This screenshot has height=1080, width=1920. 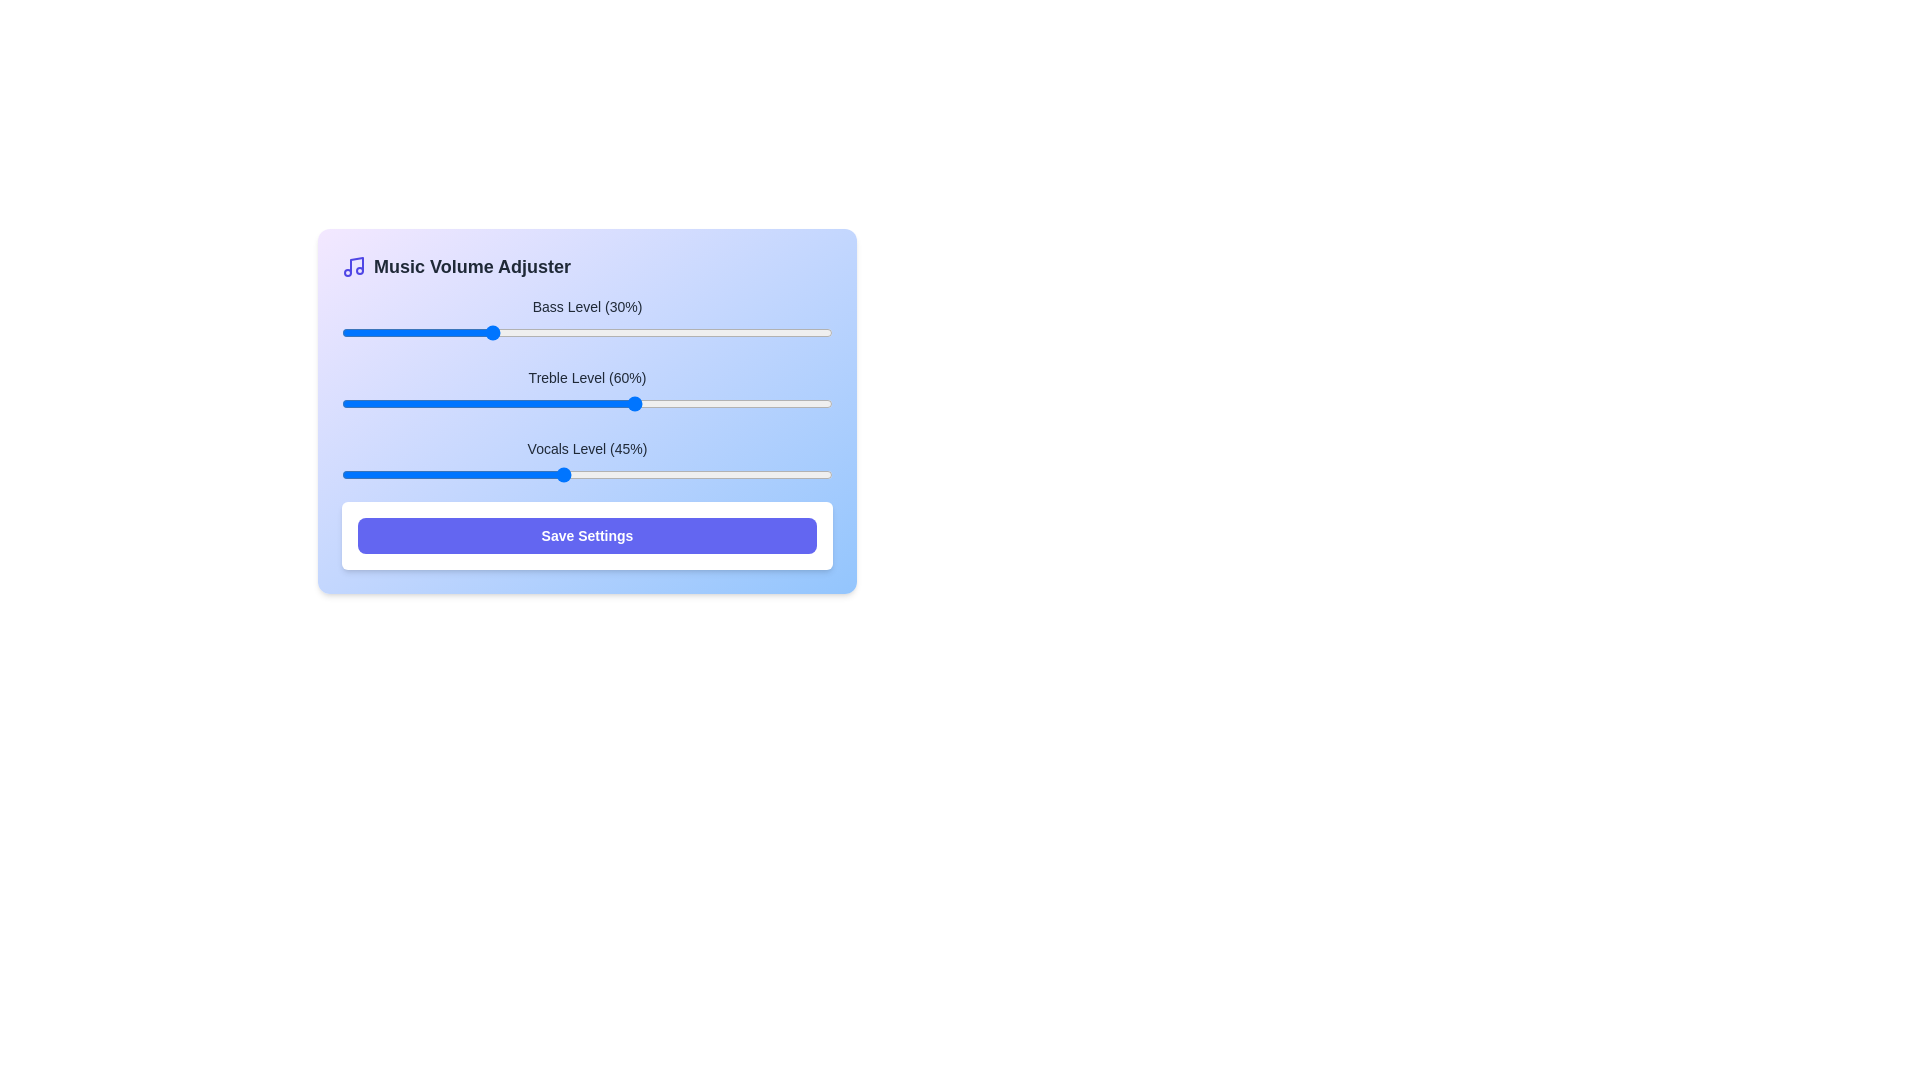 What do you see at coordinates (586, 391) in the screenshot?
I see `the second horizontal slider labeled 'Treble Level (60%)' in the group of volume sliders for additional information` at bounding box center [586, 391].